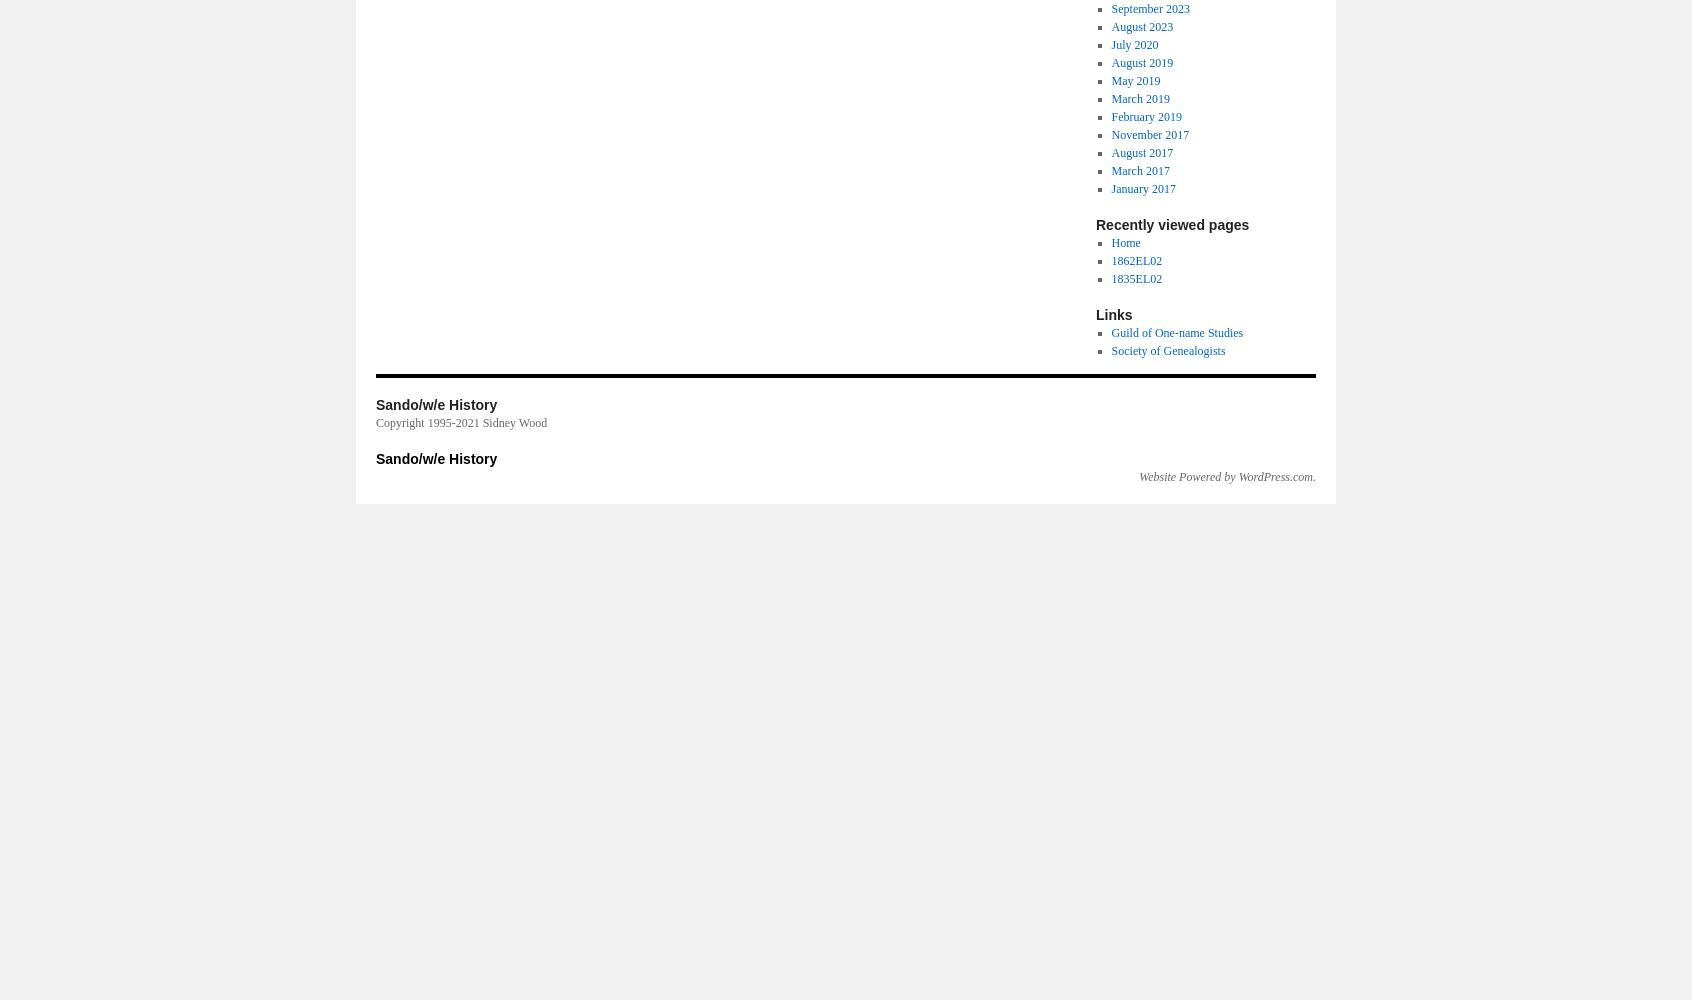 This screenshot has width=1692, height=1000. Describe the element at coordinates (1133, 45) in the screenshot. I see `'July 2020'` at that location.